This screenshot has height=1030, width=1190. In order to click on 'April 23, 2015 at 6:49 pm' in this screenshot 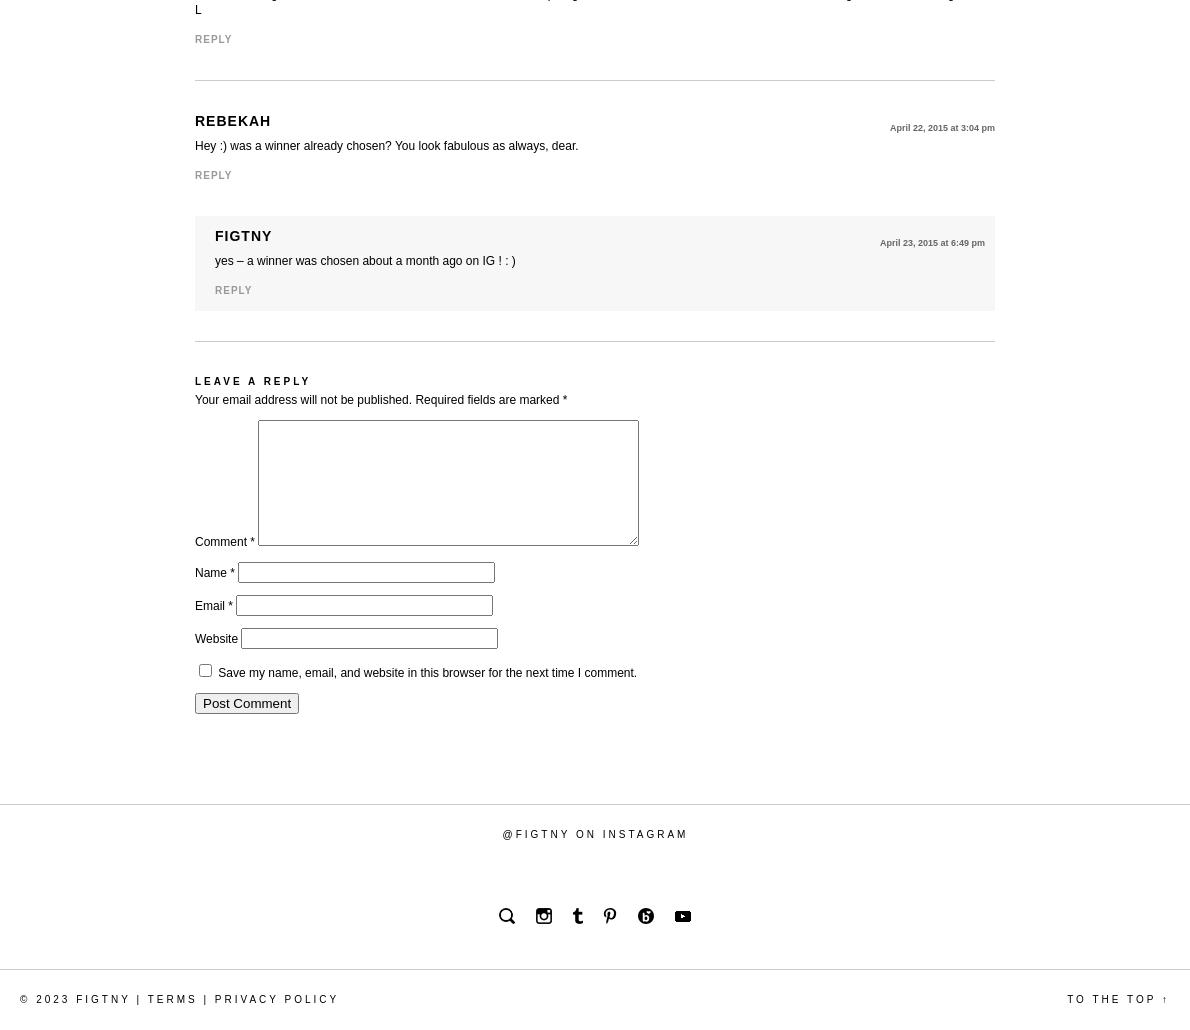, I will do `click(932, 242)`.